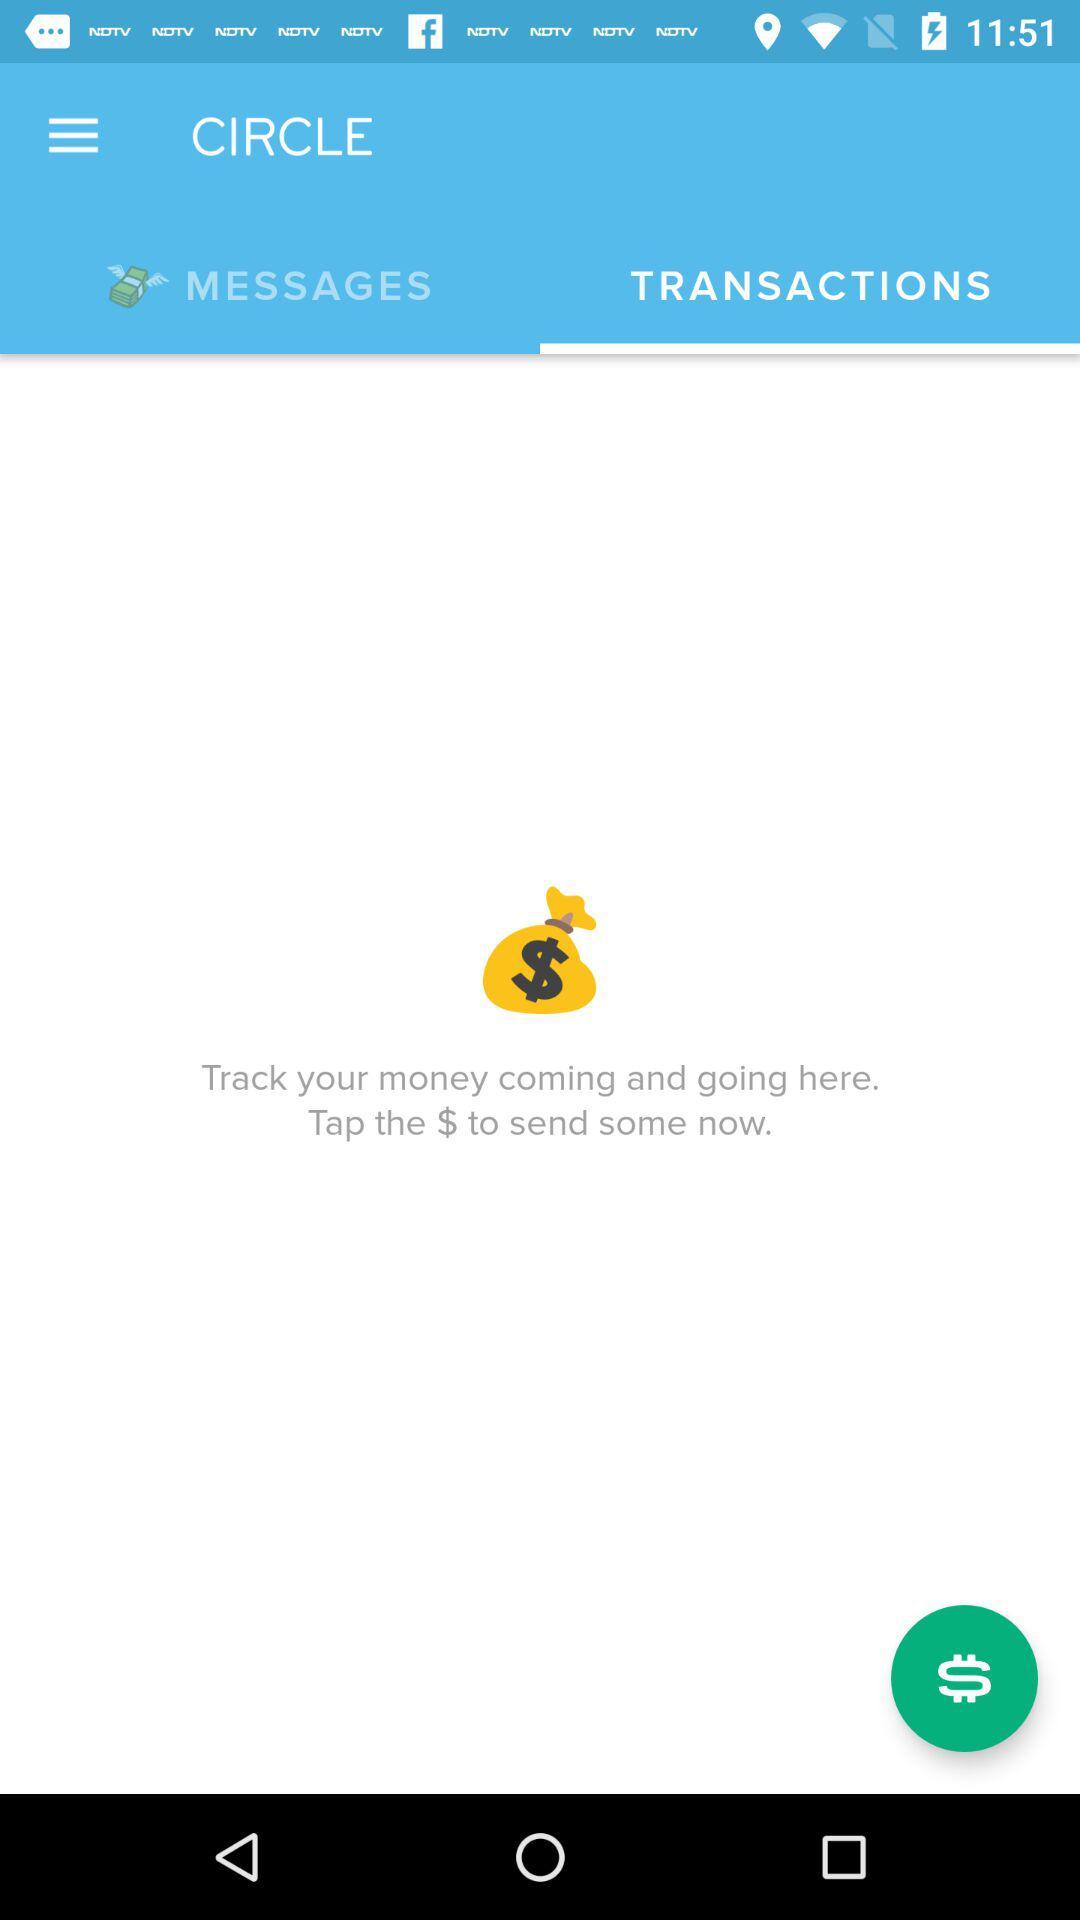 Image resolution: width=1080 pixels, height=1920 pixels. I want to click on the item to the right of the *messages app, so click(810, 285).